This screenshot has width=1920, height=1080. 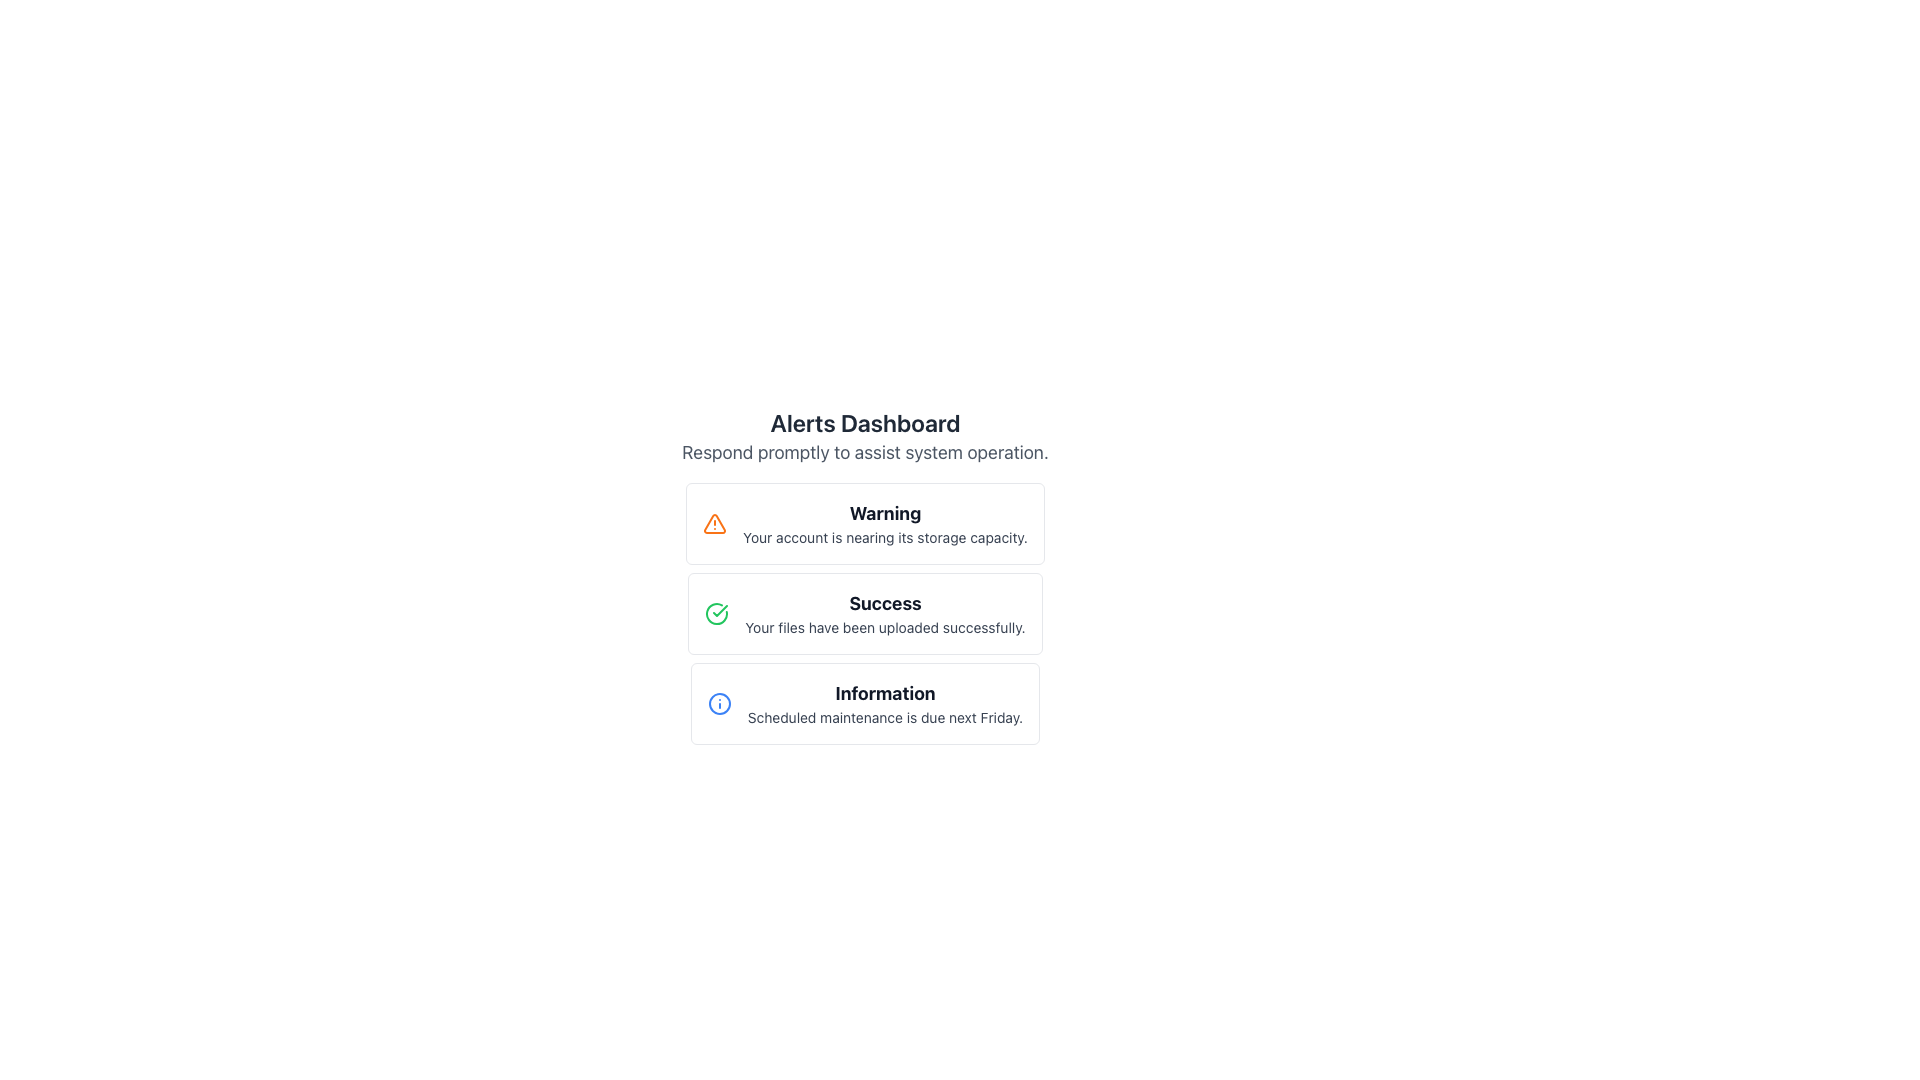 What do you see at coordinates (720, 609) in the screenshot?
I see `the Decorative Icon that visually represents the success state of an action, located alongside the 'Success' label within the second box of the vertical arrangement of information cards` at bounding box center [720, 609].